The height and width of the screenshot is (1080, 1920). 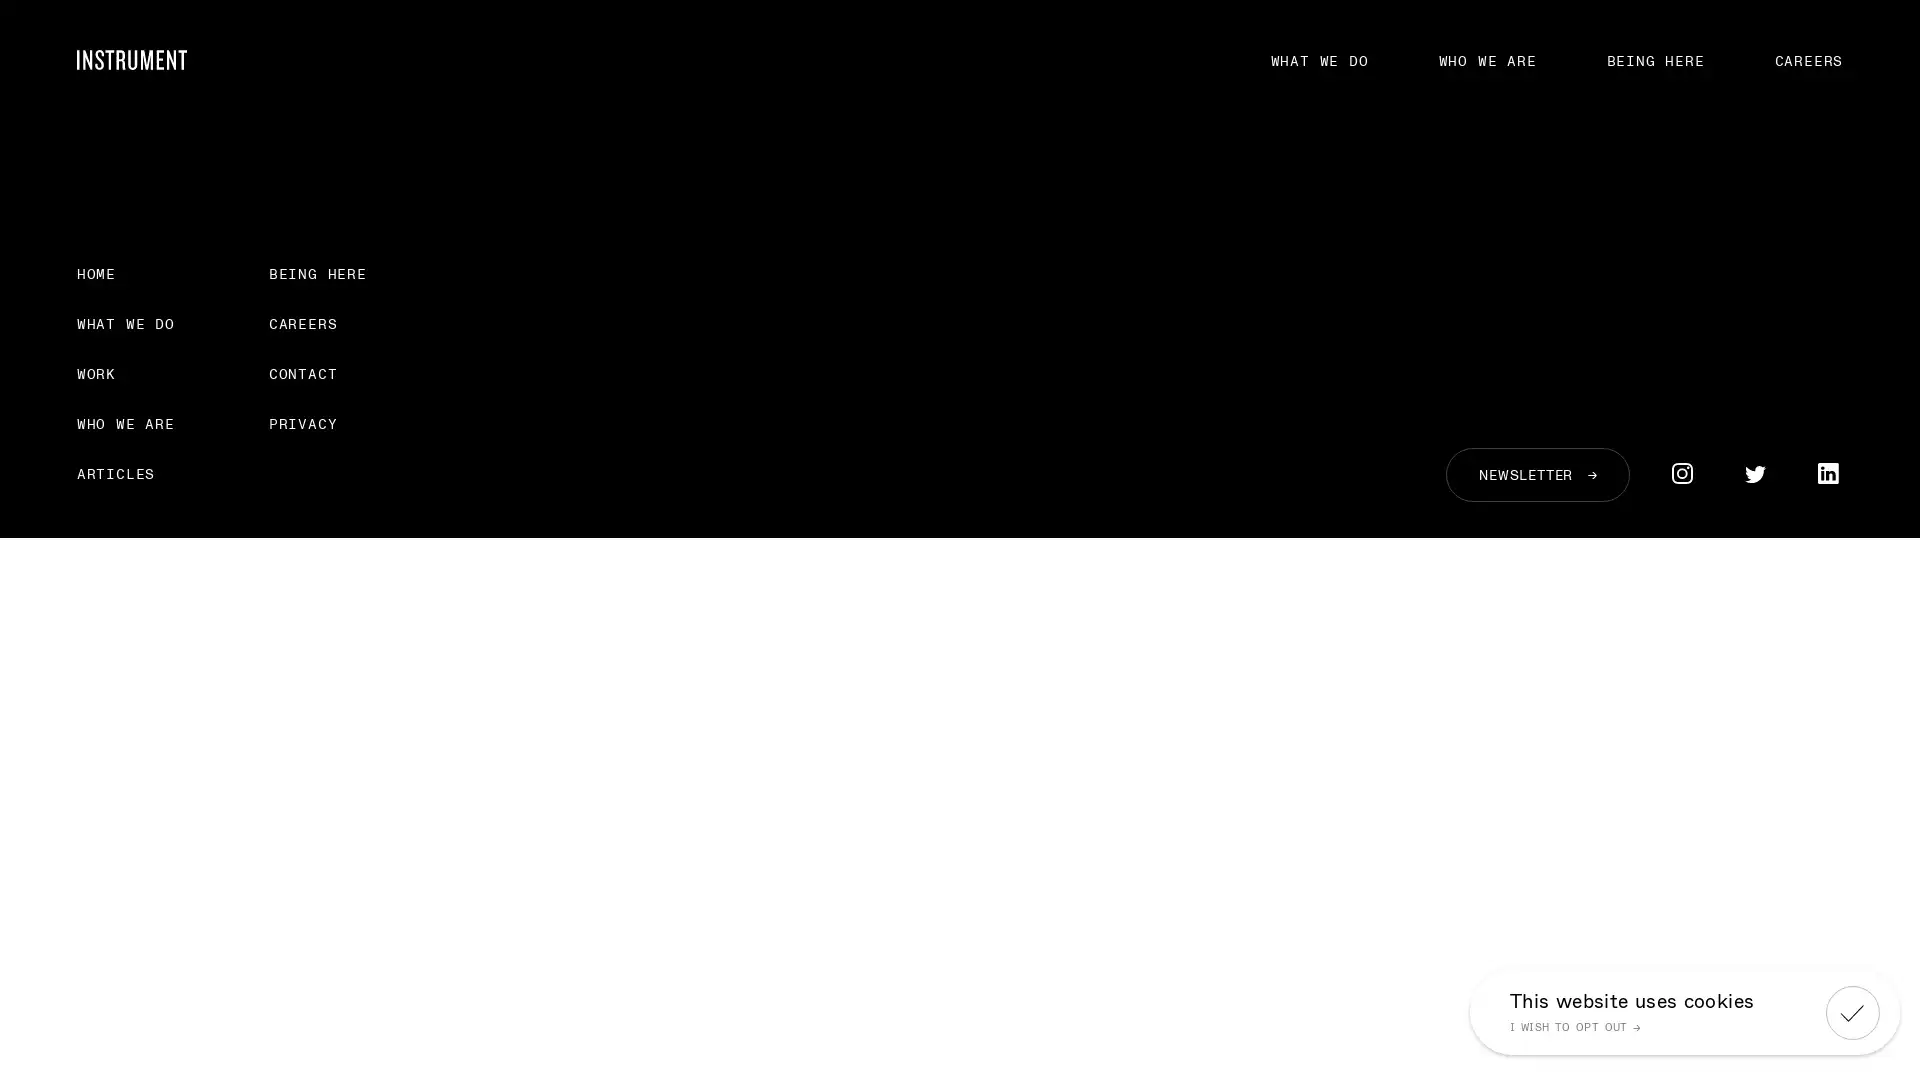 What do you see at coordinates (1851, 1011) in the screenshot?
I see `Accept` at bounding box center [1851, 1011].